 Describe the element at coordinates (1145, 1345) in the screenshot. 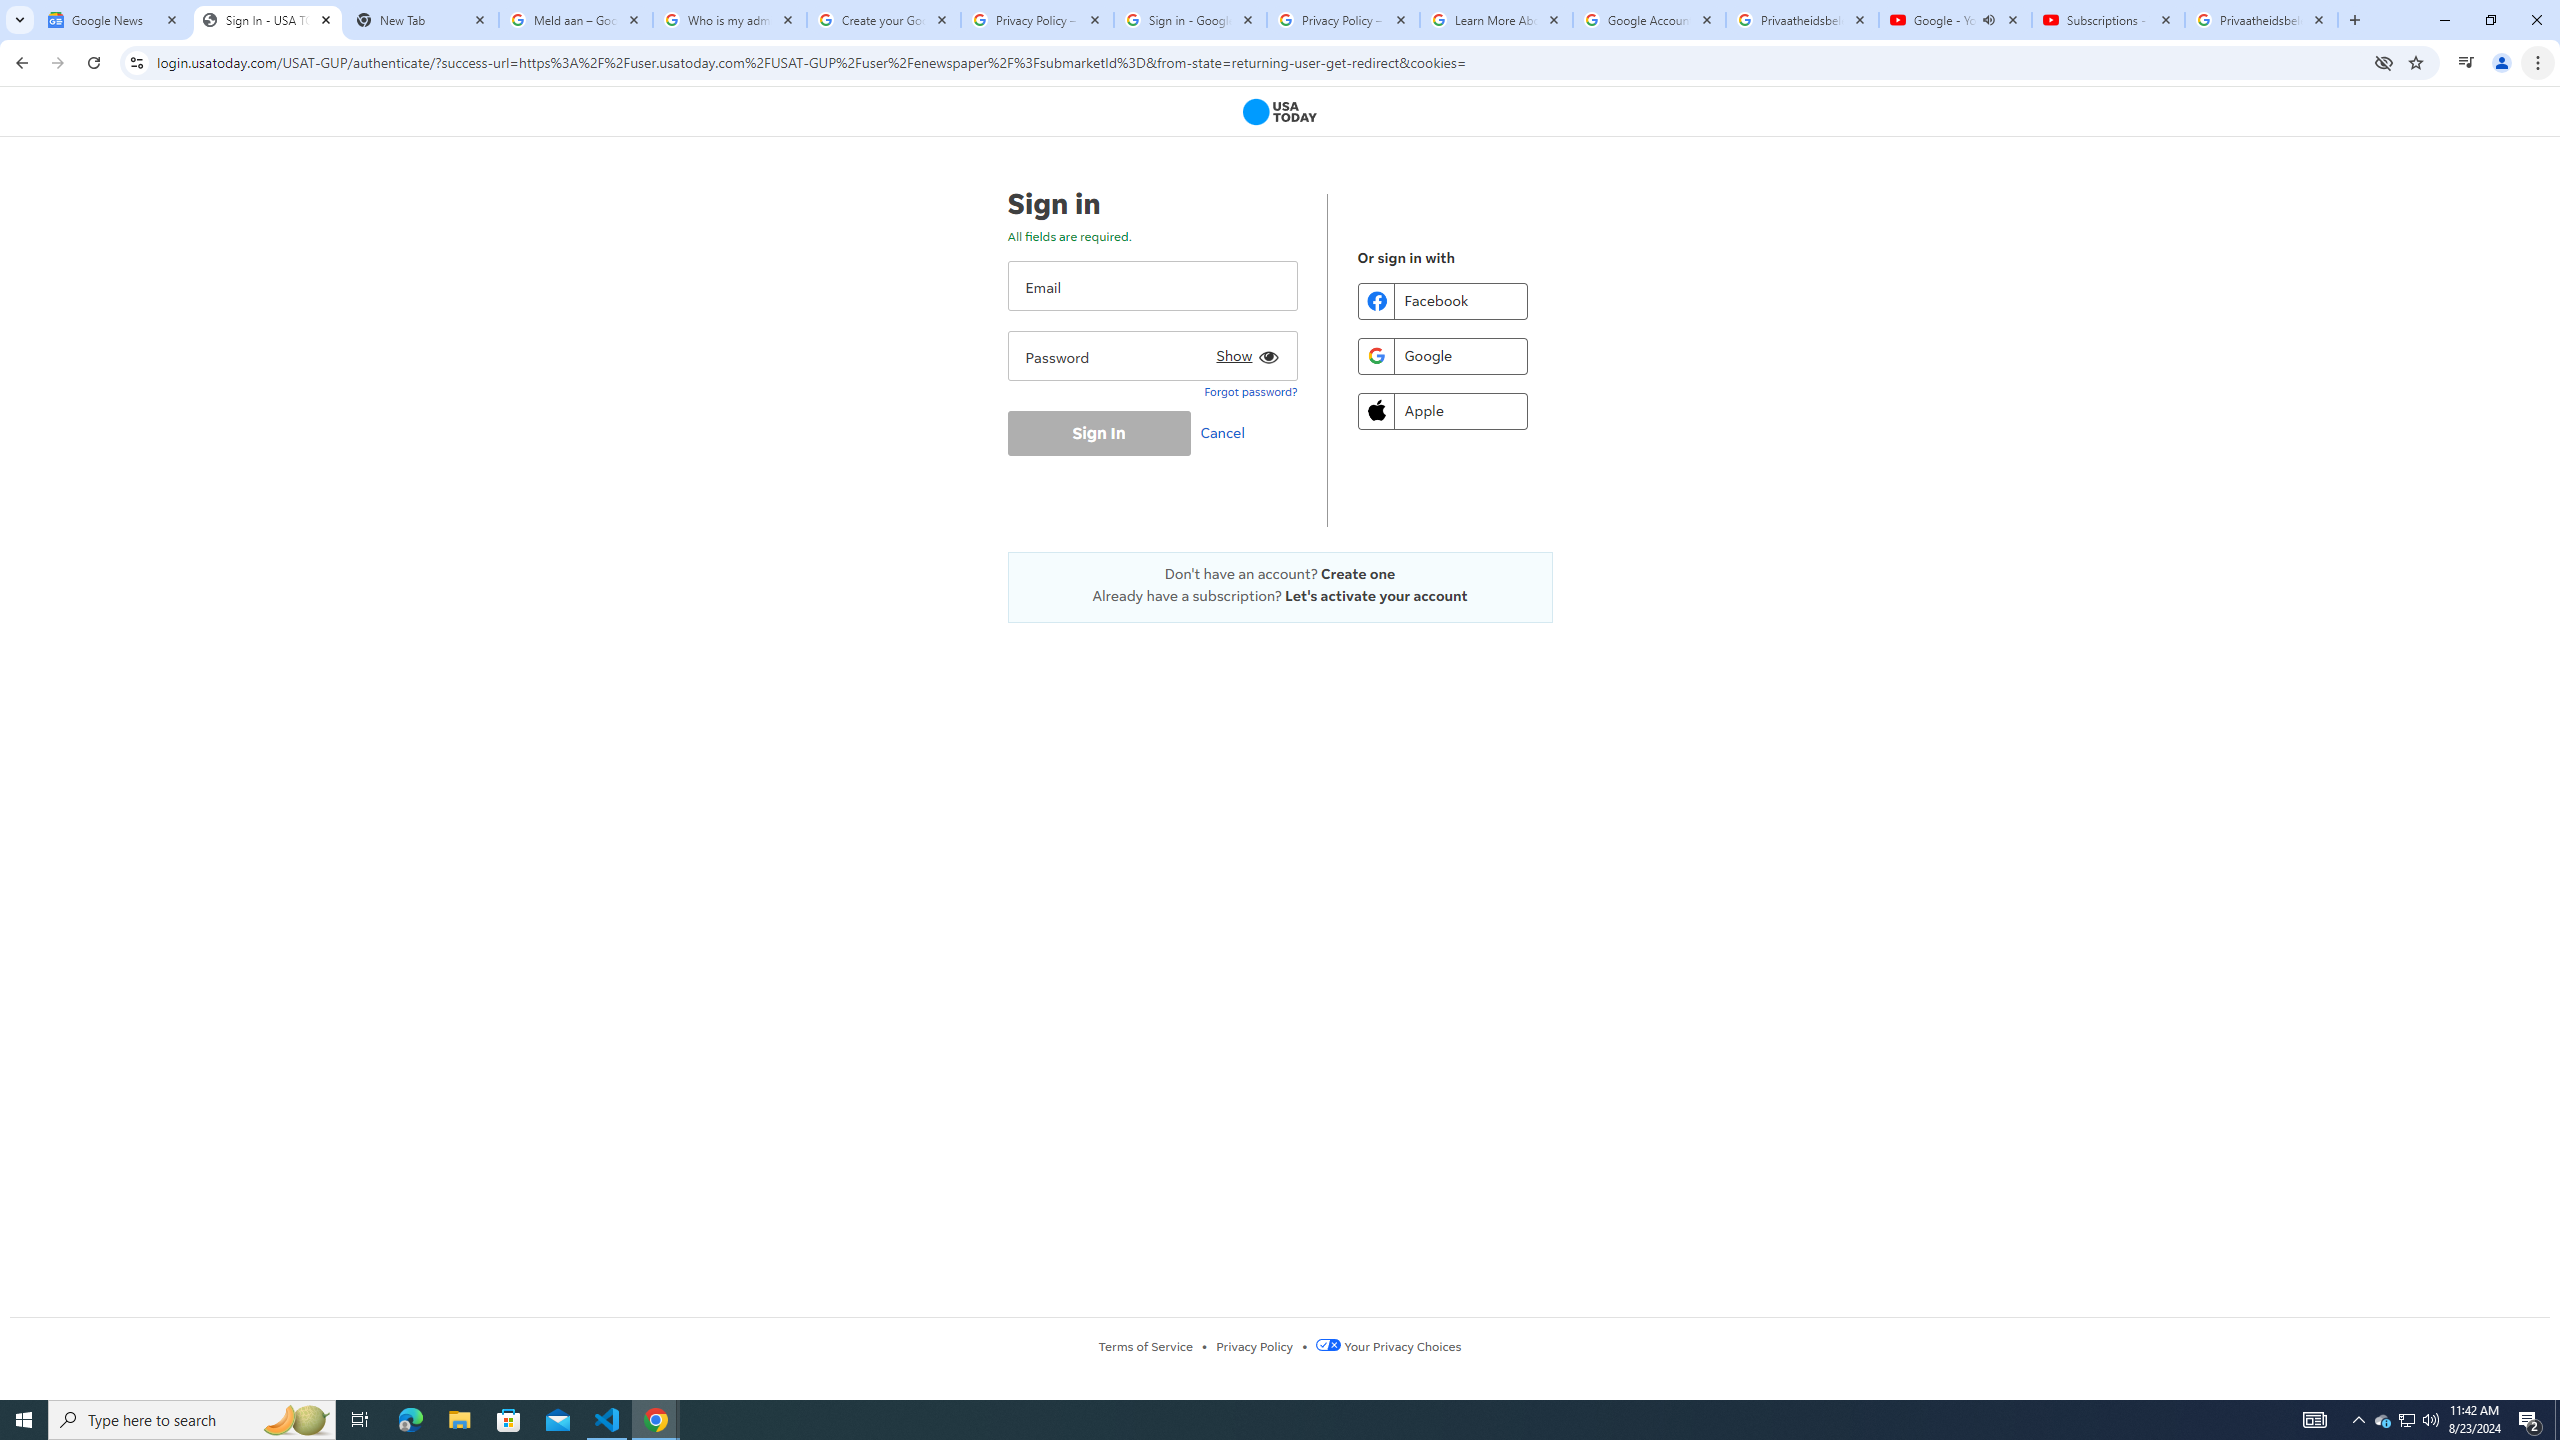

I see `'Terms of Service'` at that location.